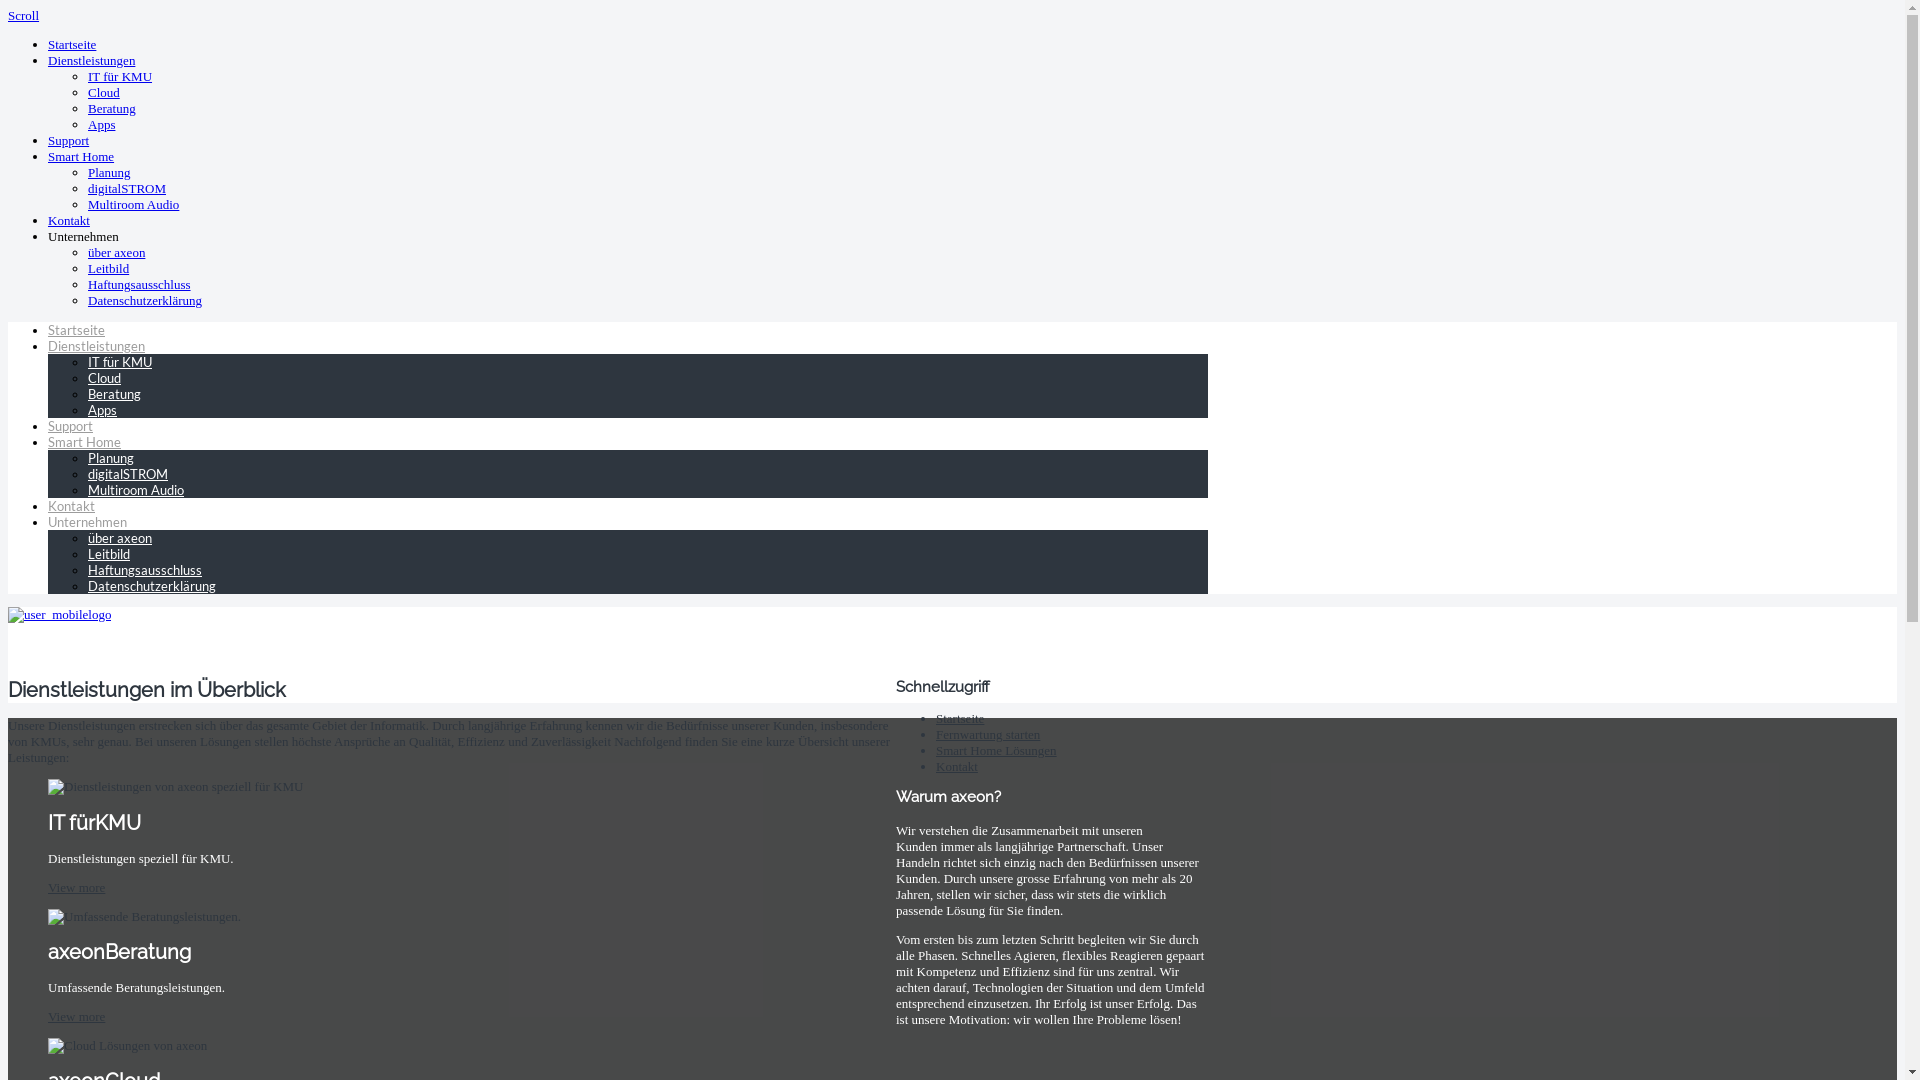  What do you see at coordinates (127, 474) in the screenshot?
I see `'digitalSTROM'` at bounding box center [127, 474].